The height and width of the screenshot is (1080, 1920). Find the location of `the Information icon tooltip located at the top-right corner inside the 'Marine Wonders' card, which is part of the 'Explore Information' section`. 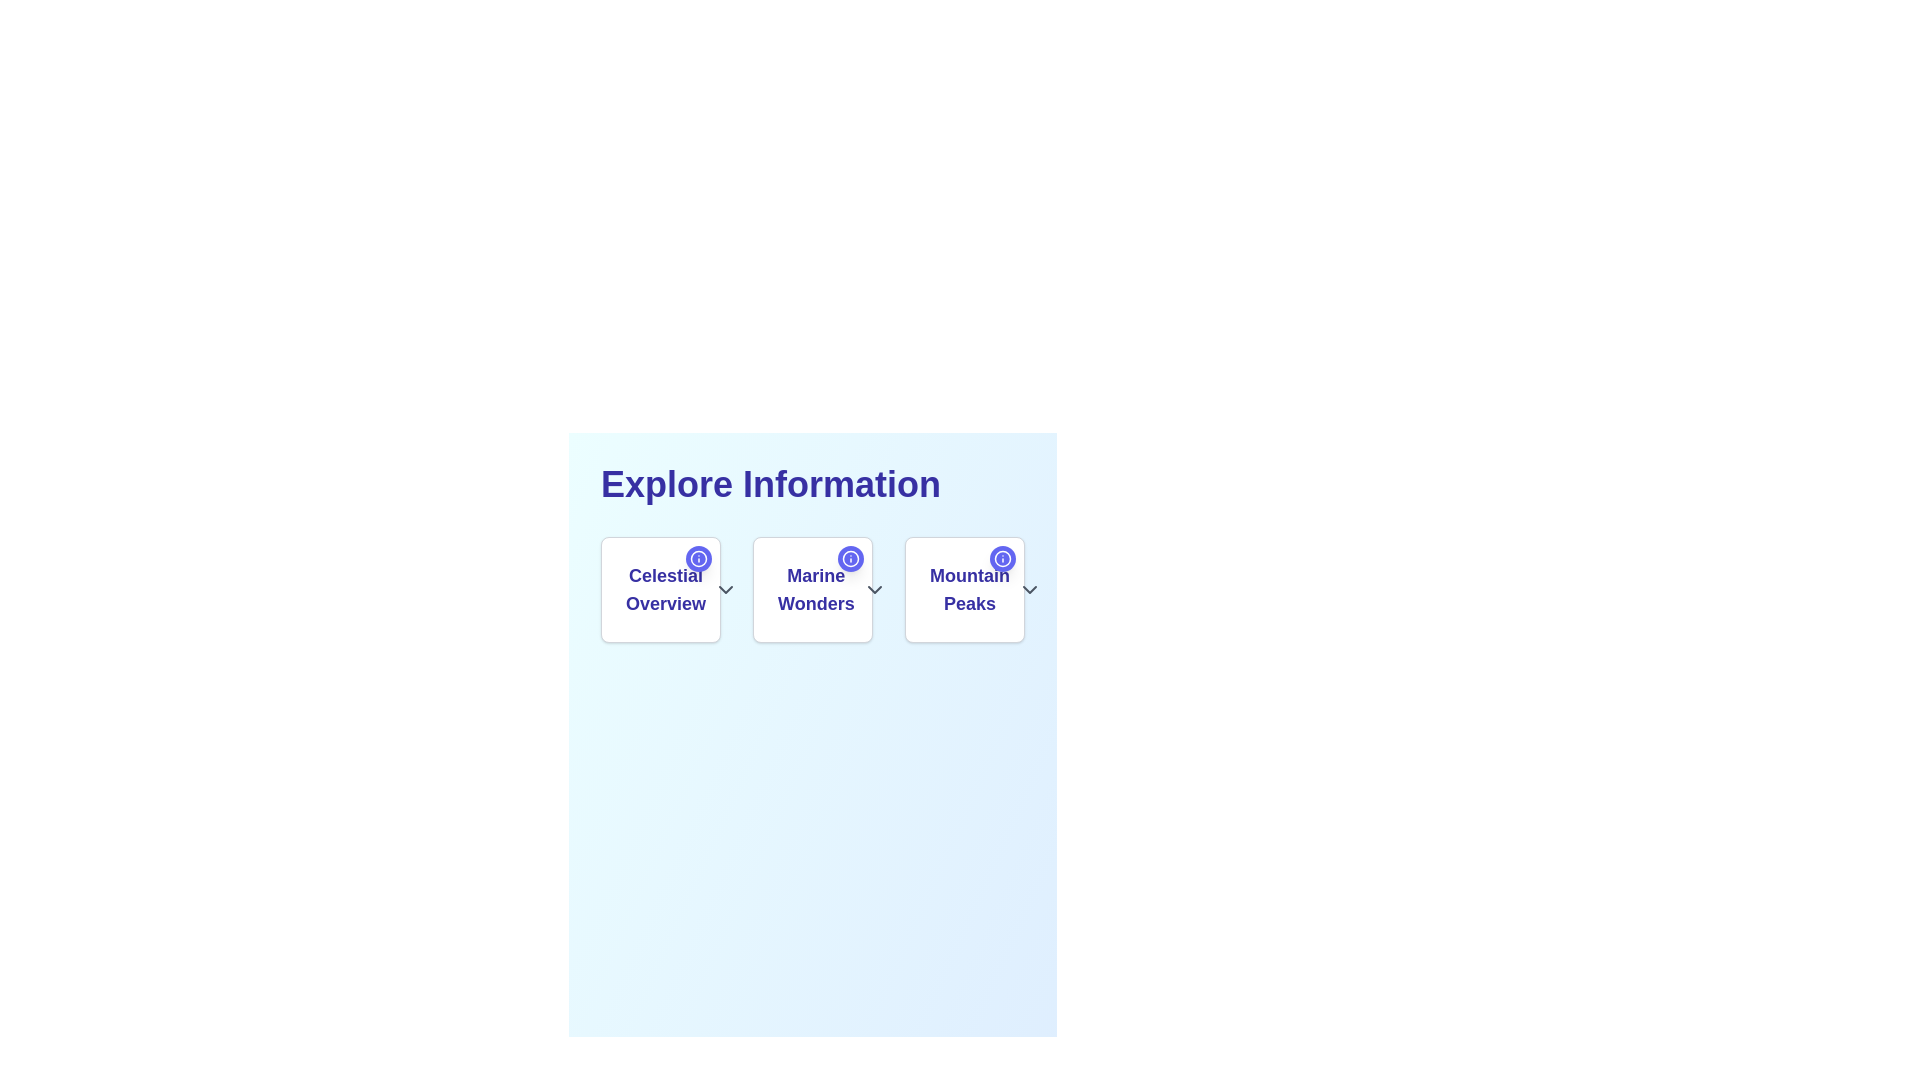

the Information icon tooltip located at the top-right corner inside the 'Marine Wonders' card, which is part of the 'Explore Information' section is located at coordinates (850, 559).